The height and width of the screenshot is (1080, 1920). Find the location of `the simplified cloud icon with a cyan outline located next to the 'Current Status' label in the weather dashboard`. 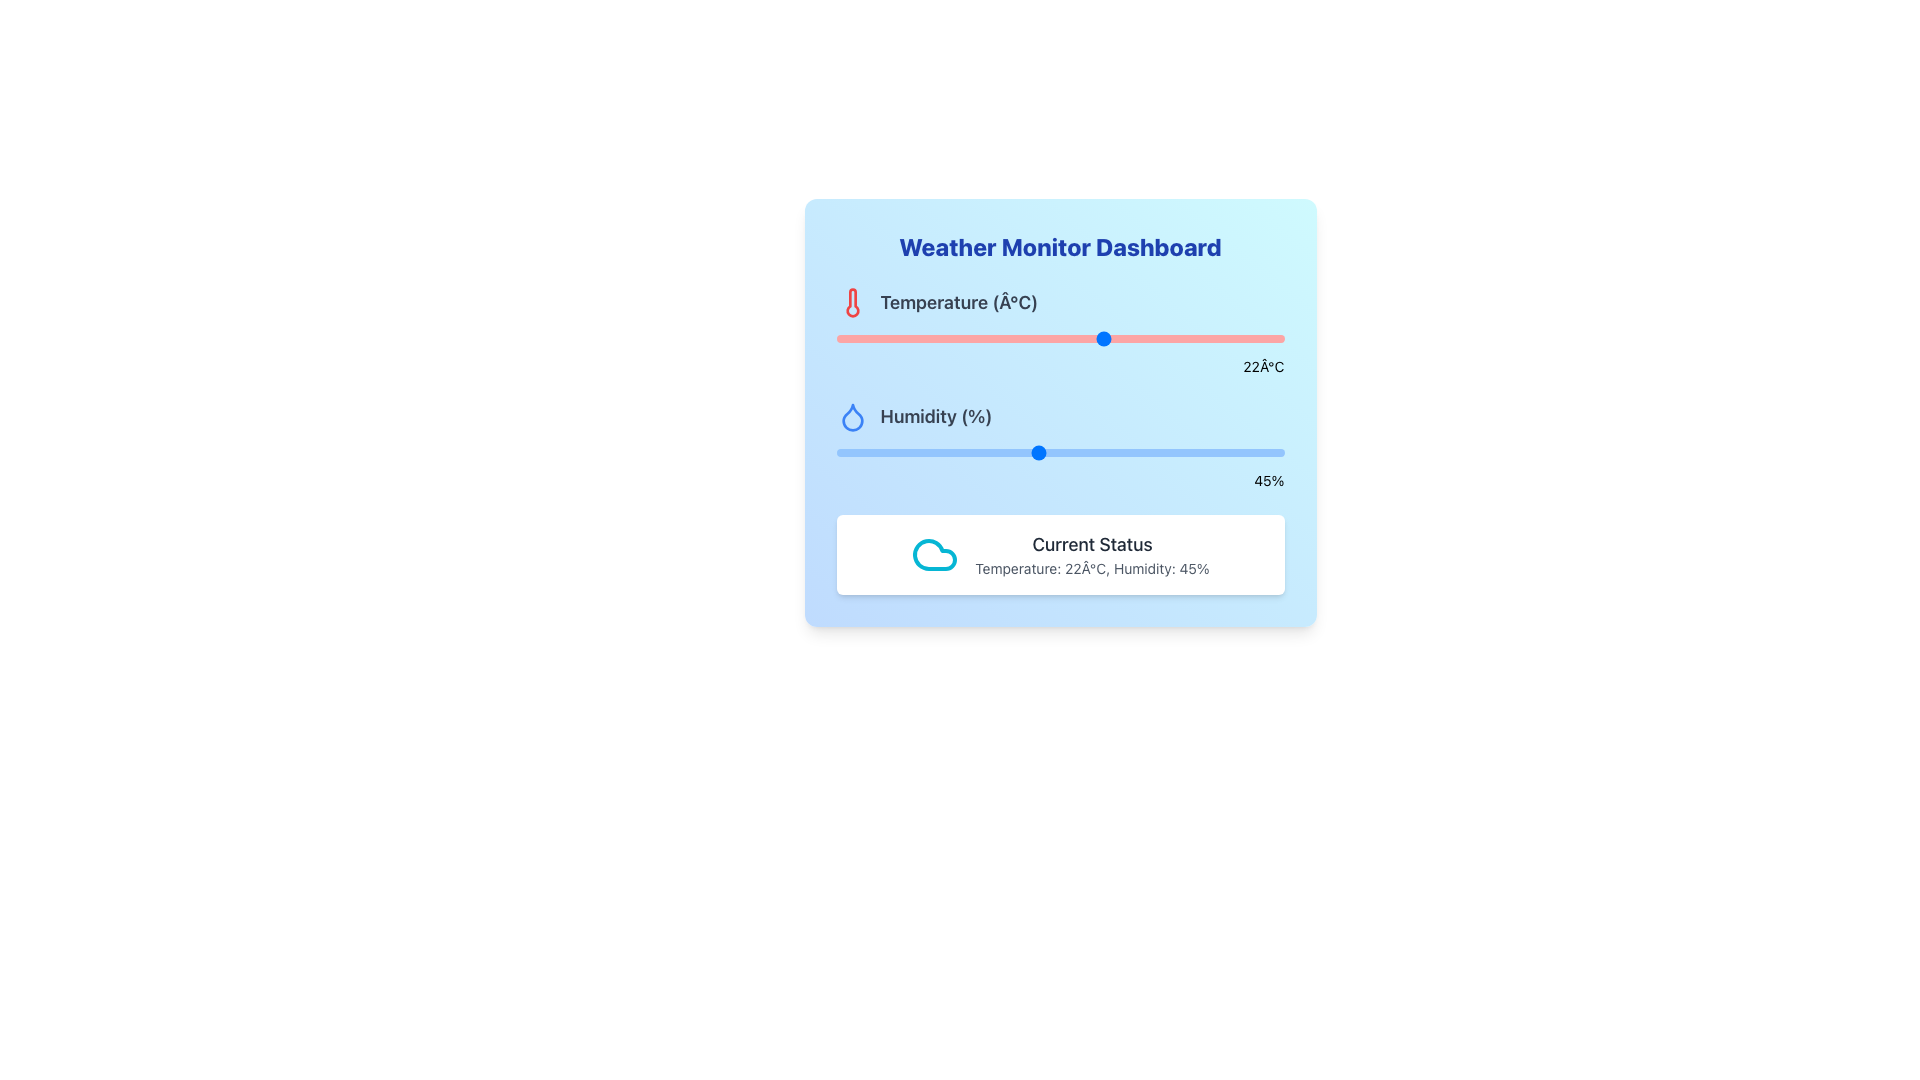

the simplified cloud icon with a cyan outline located next to the 'Current Status' label in the weather dashboard is located at coordinates (934, 555).